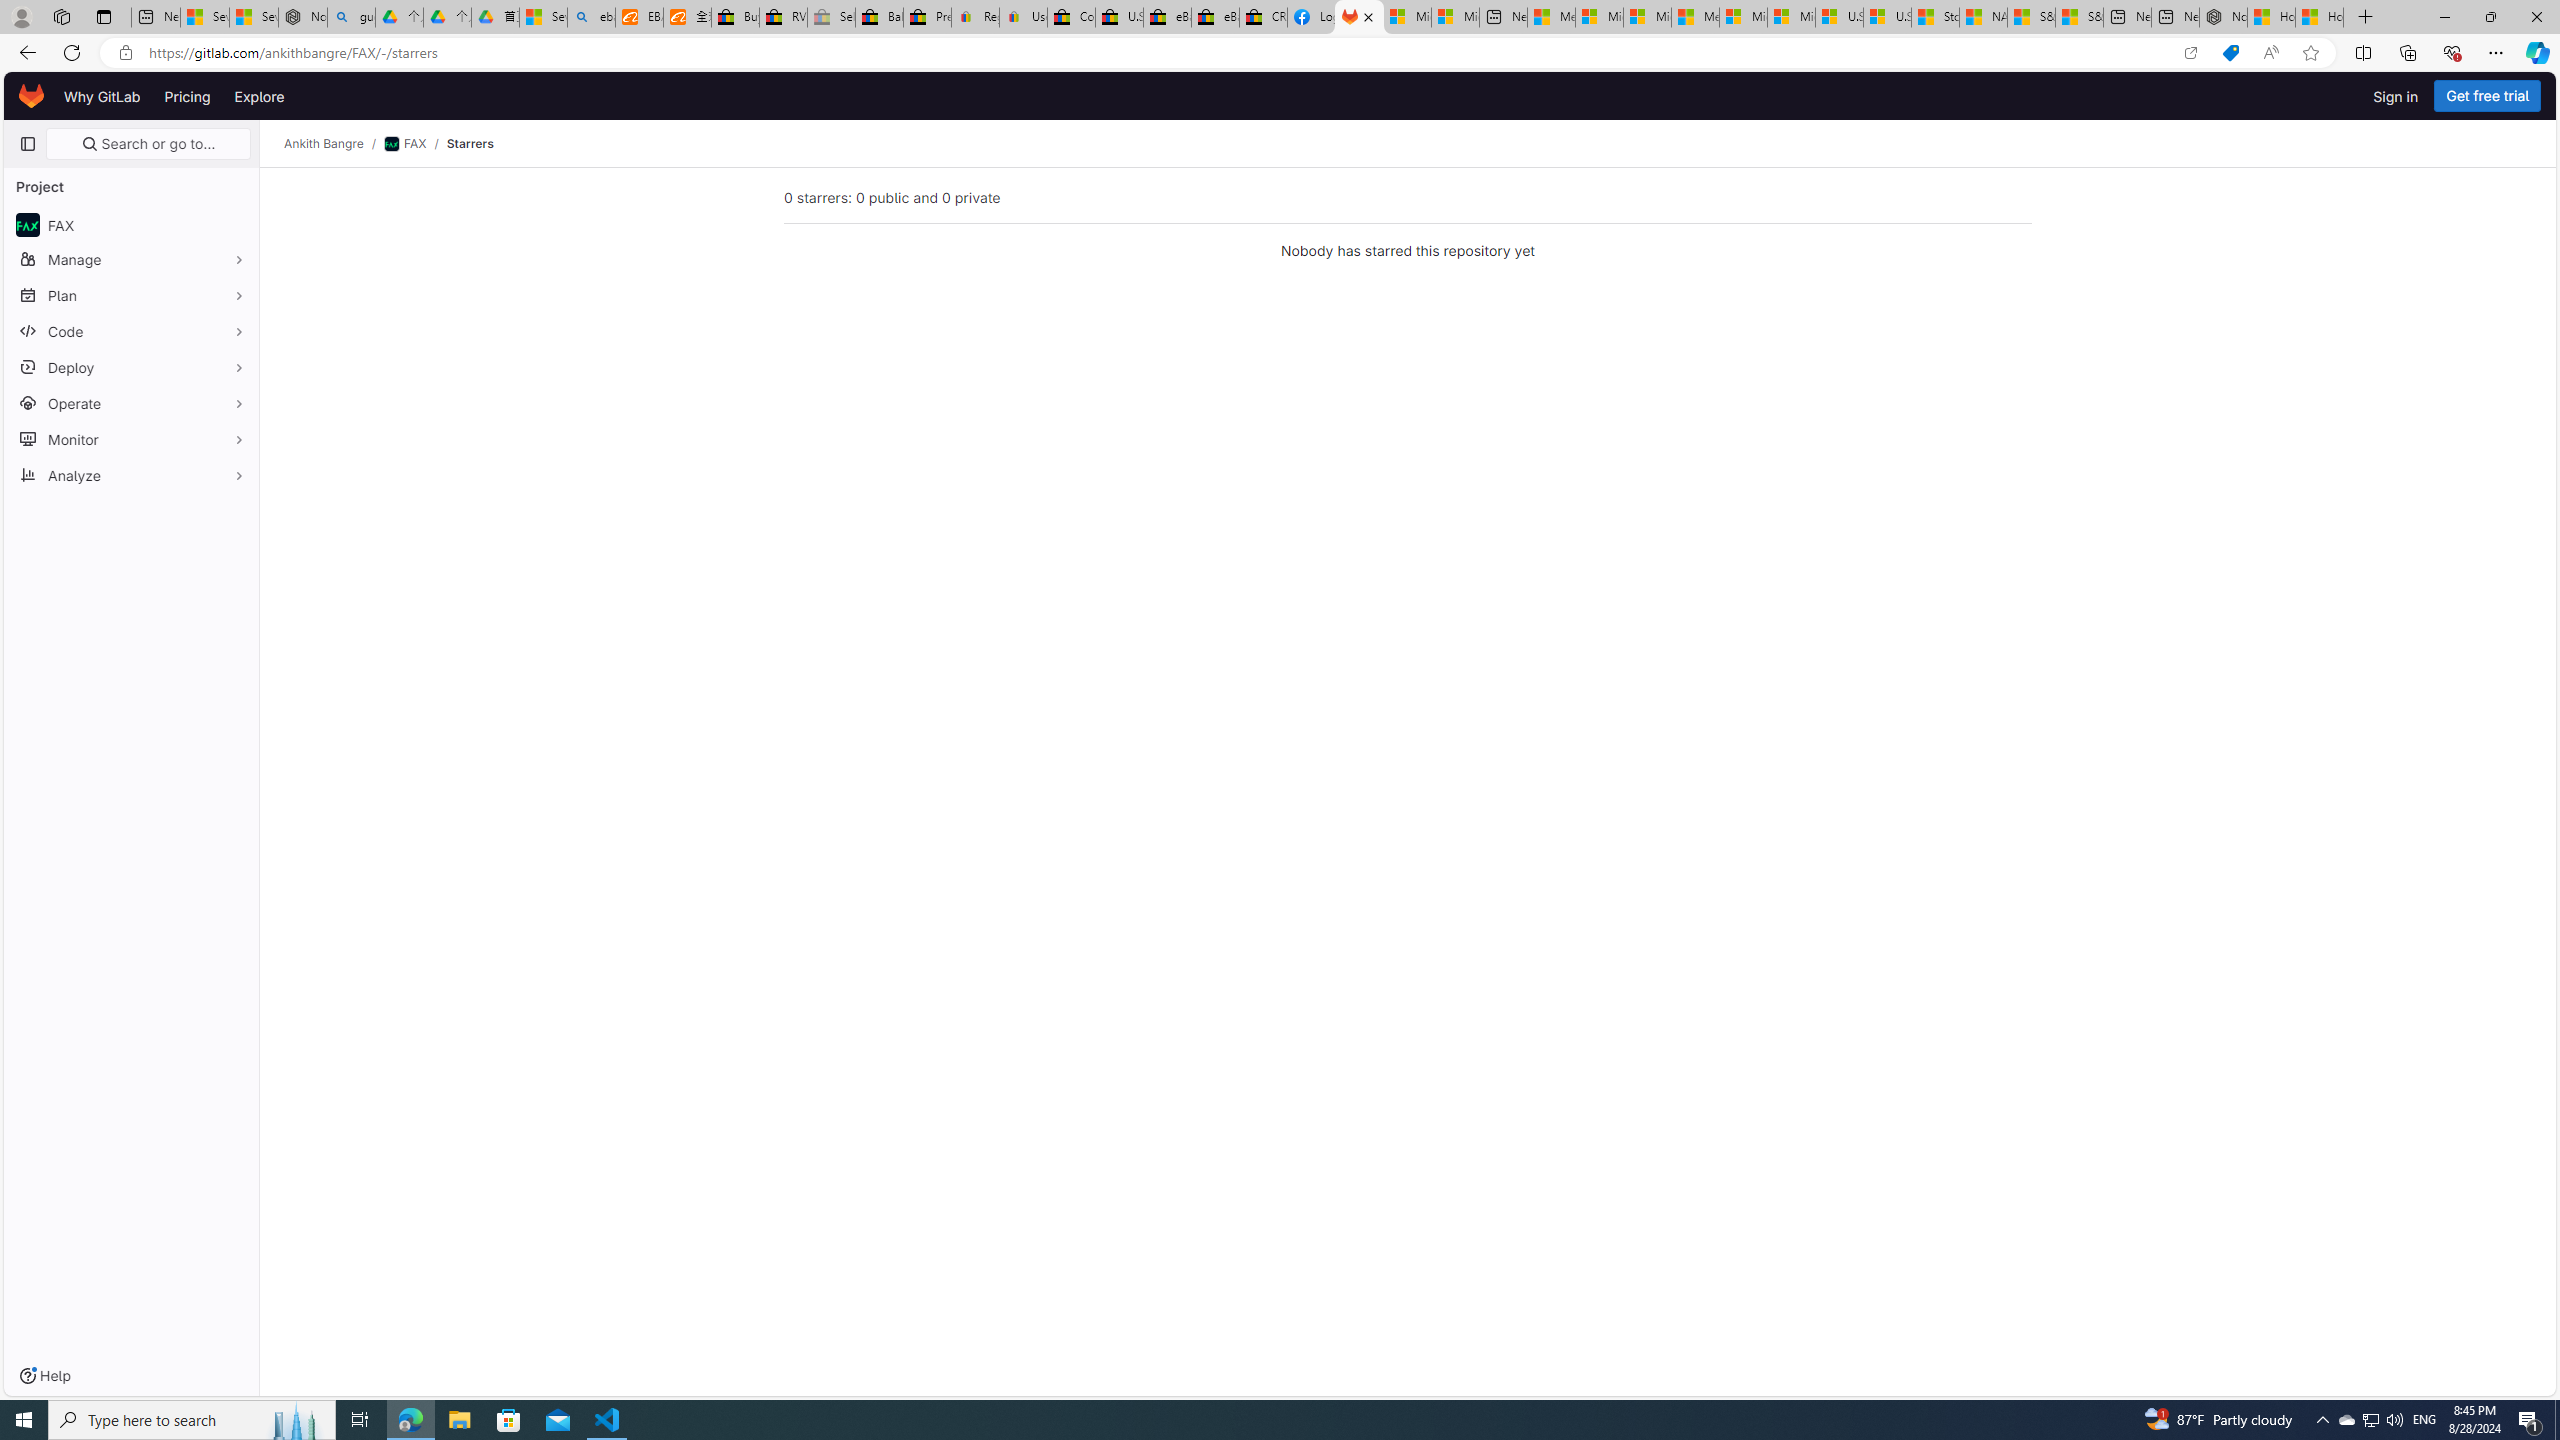 The width and height of the screenshot is (2560, 1440). I want to click on 'Refresh', so click(70, 51).